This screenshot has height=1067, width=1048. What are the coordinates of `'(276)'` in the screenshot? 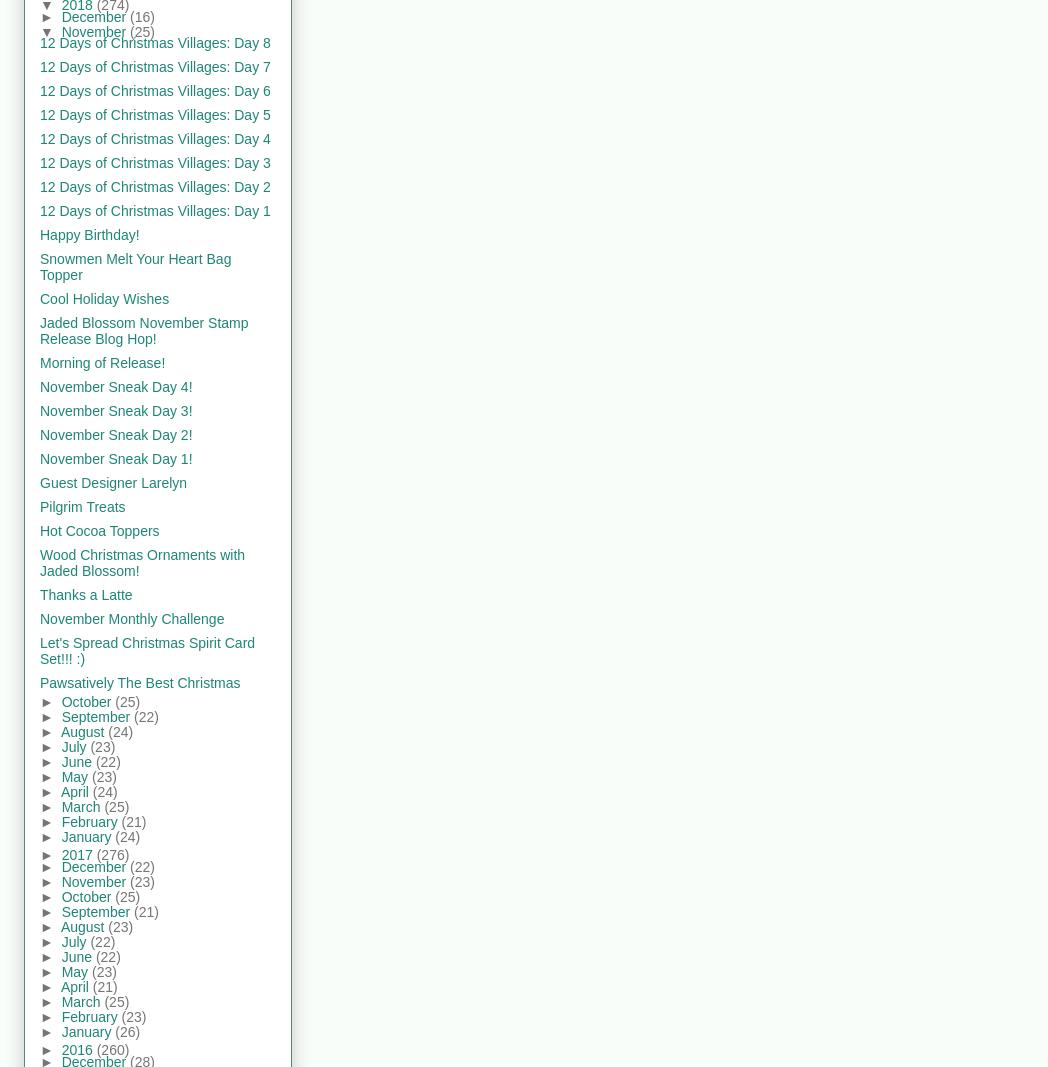 It's located at (111, 853).